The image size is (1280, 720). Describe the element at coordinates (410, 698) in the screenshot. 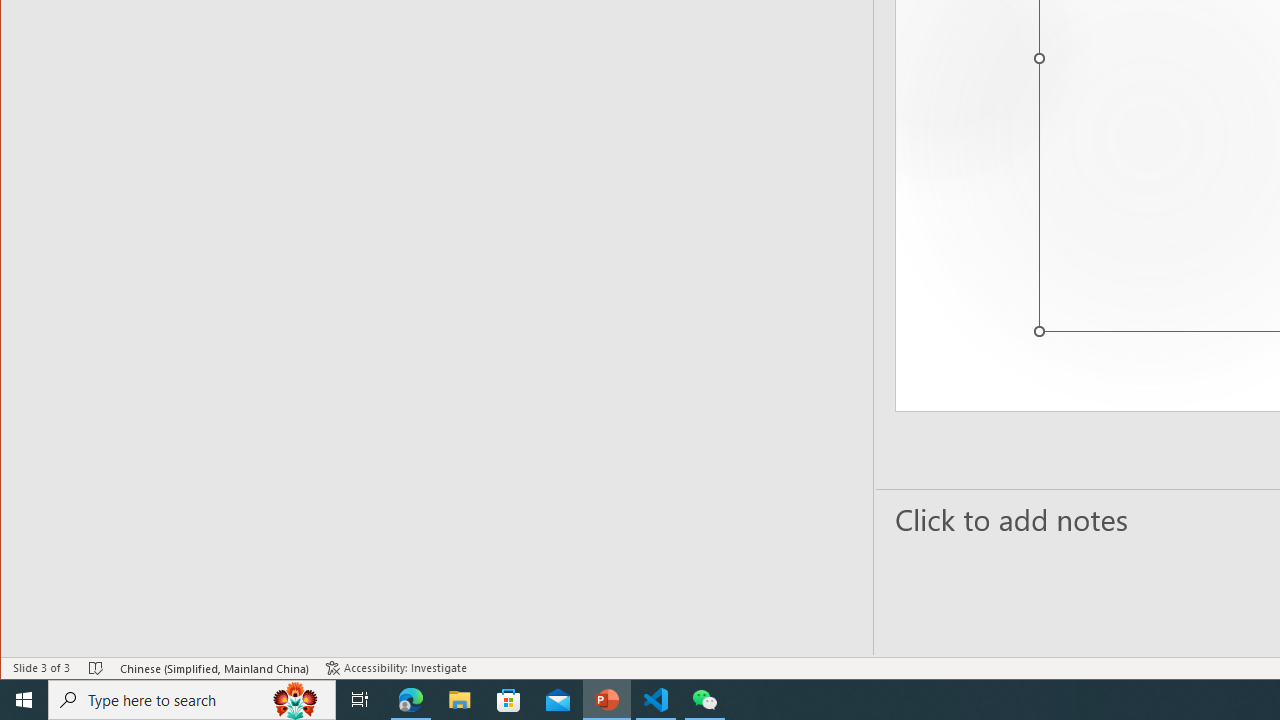

I see `'Microsoft Edge - 1 running window'` at that location.